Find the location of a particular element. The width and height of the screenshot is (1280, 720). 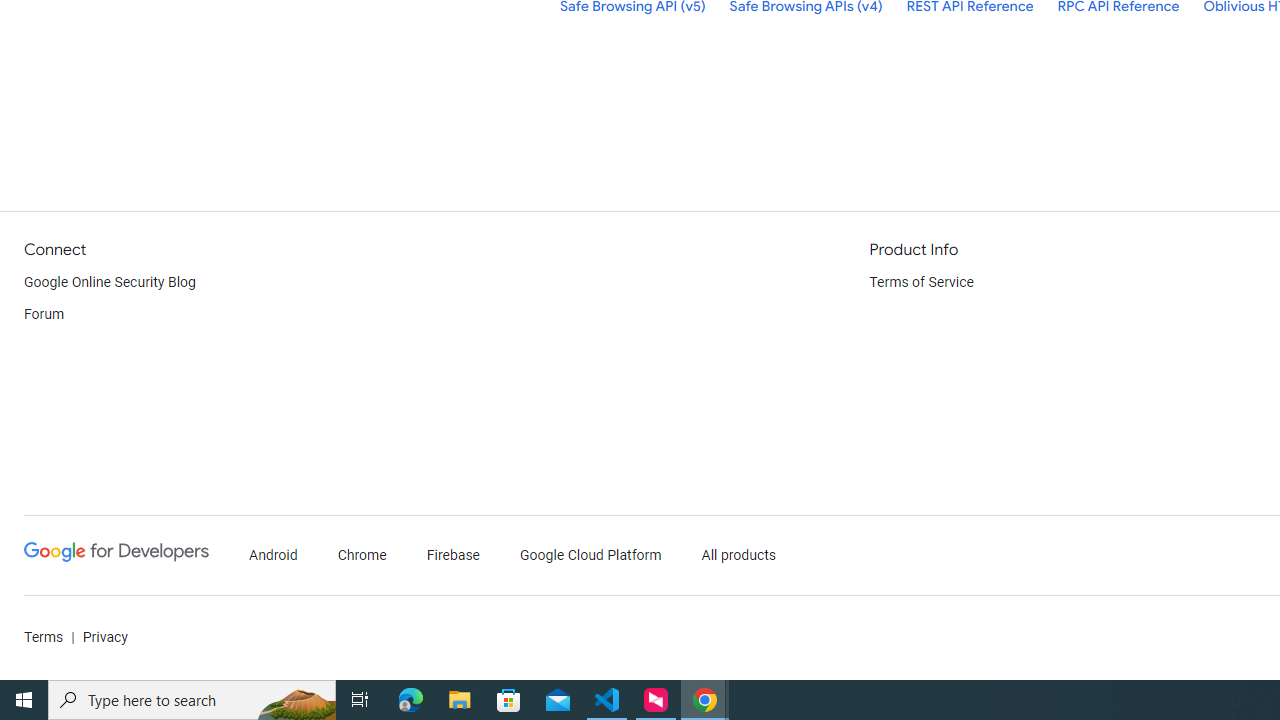

'Terms' is located at coordinates (44, 637).